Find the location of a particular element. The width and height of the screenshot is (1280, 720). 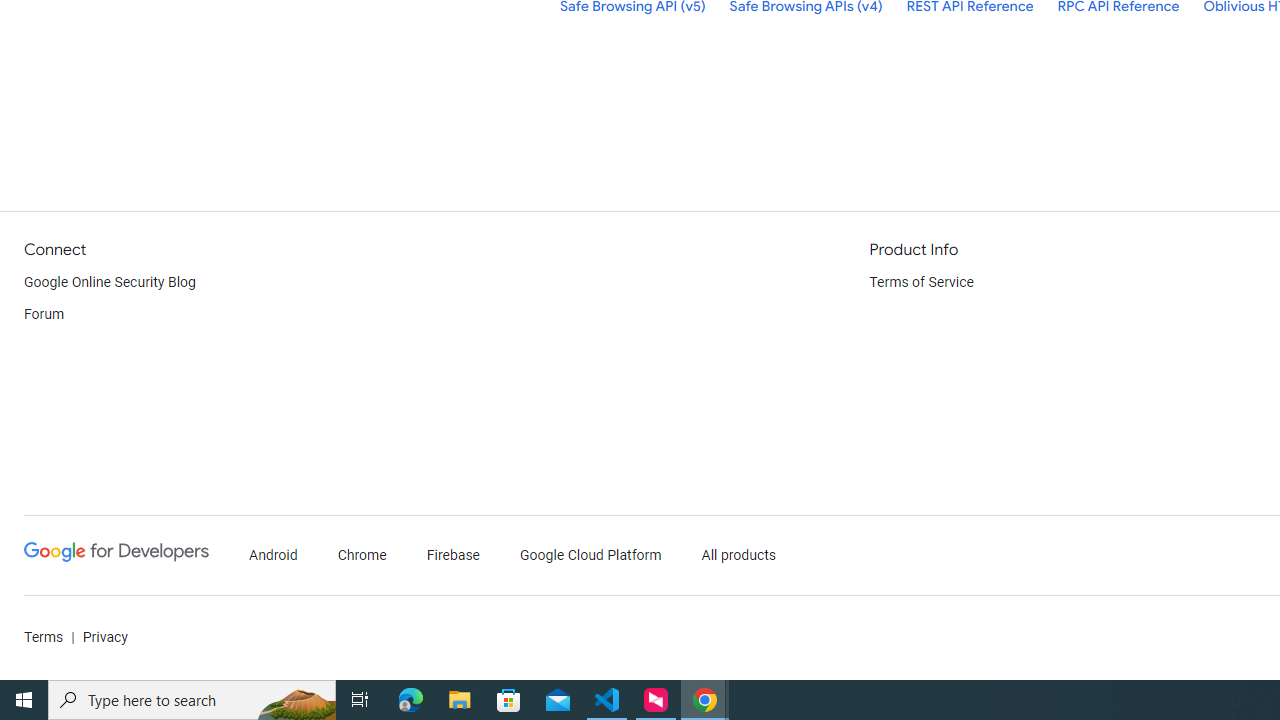

'Terms' is located at coordinates (44, 637).